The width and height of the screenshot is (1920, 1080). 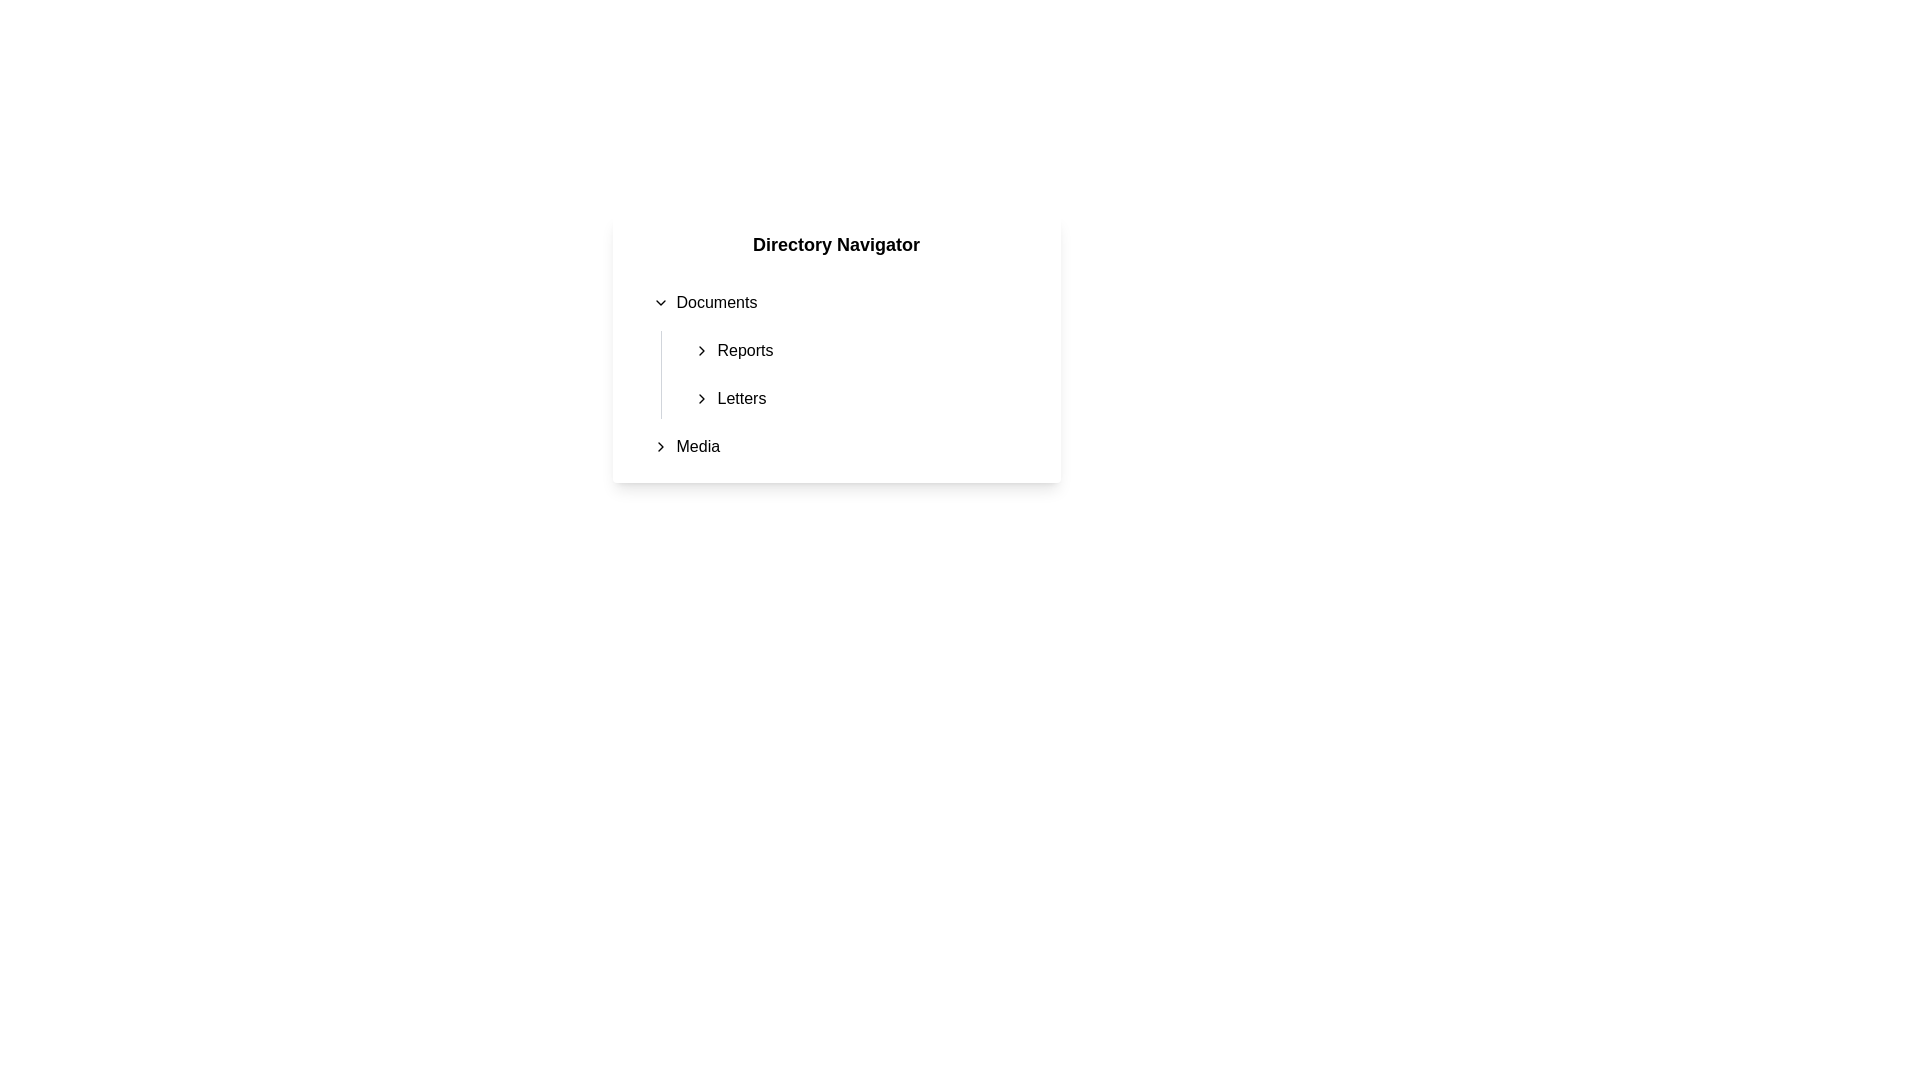 What do you see at coordinates (701, 350) in the screenshot?
I see `the chevron icon located to the left of the 'Reports' label` at bounding box center [701, 350].